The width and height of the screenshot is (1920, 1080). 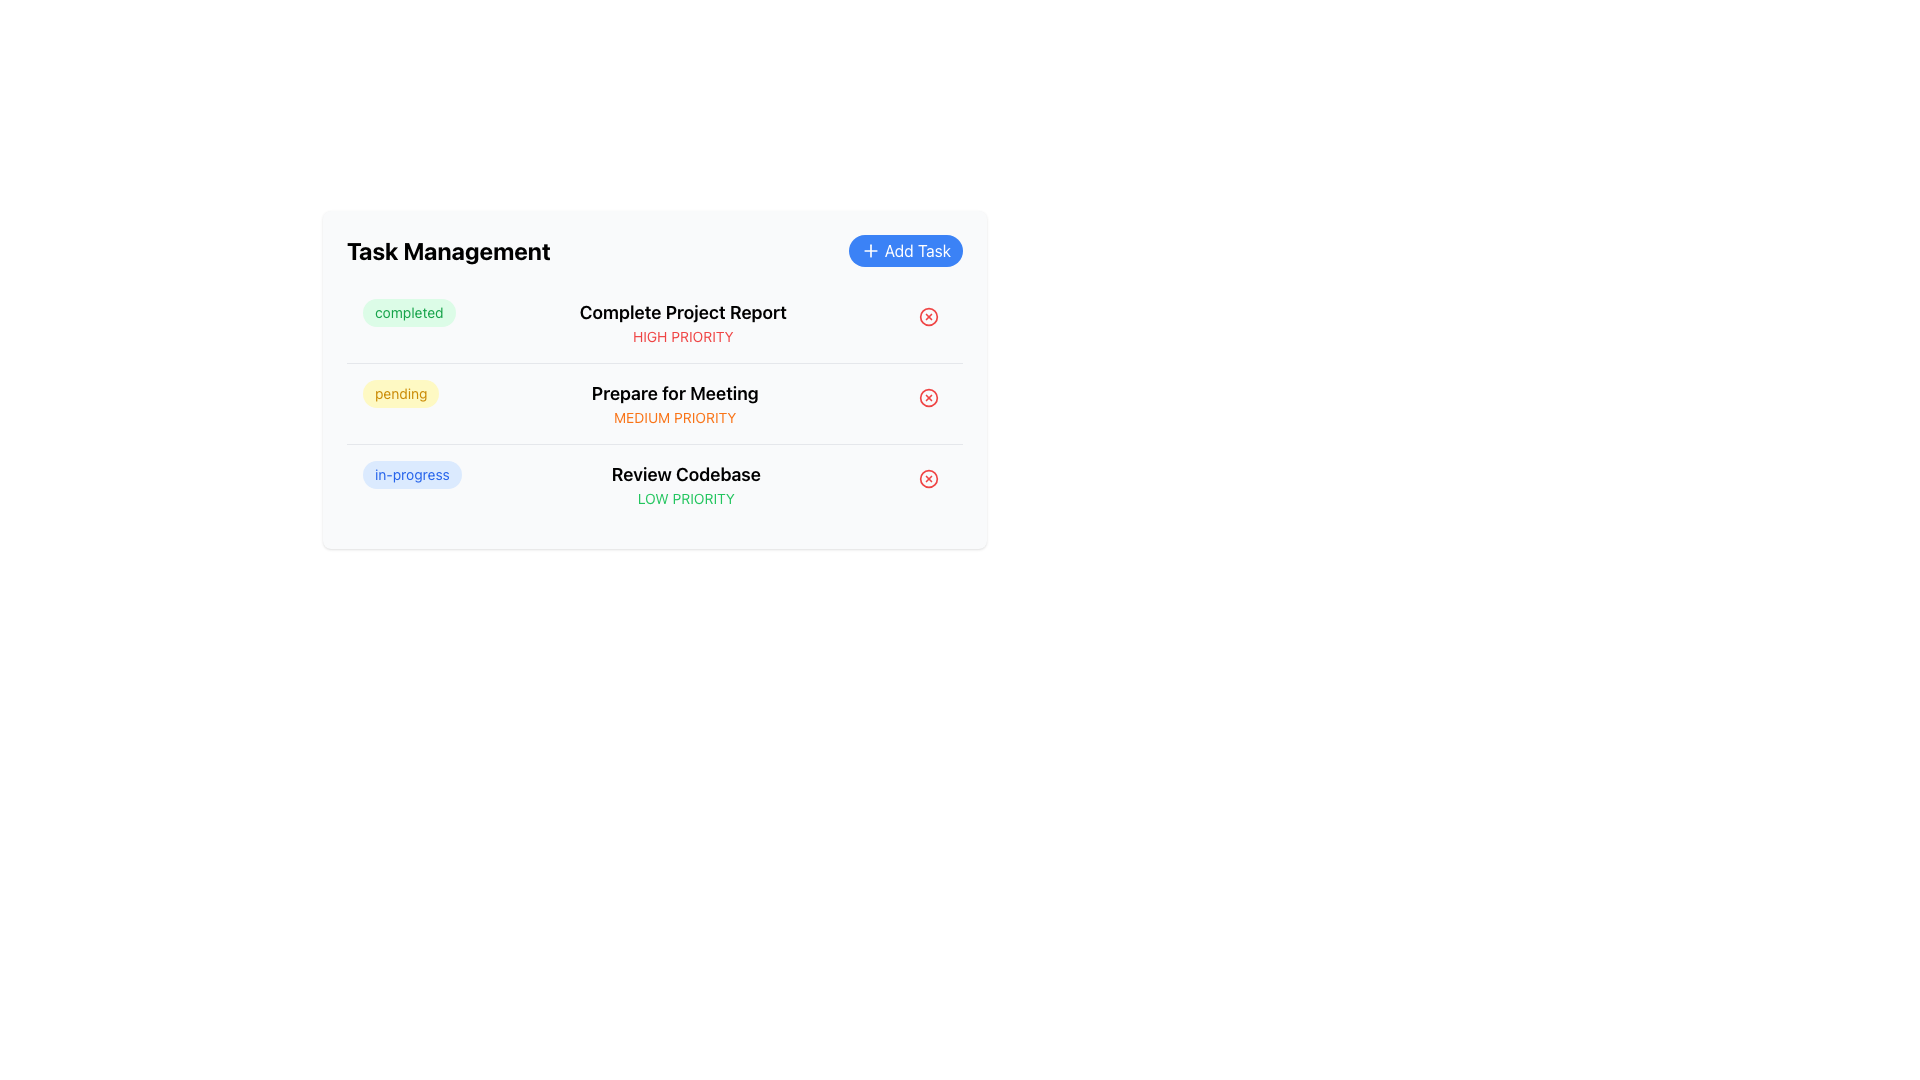 What do you see at coordinates (686, 497) in the screenshot?
I see `the static text label indicating the priority level of the task 'Review Codebase' located below the task title in the task management interface` at bounding box center [686, 497].